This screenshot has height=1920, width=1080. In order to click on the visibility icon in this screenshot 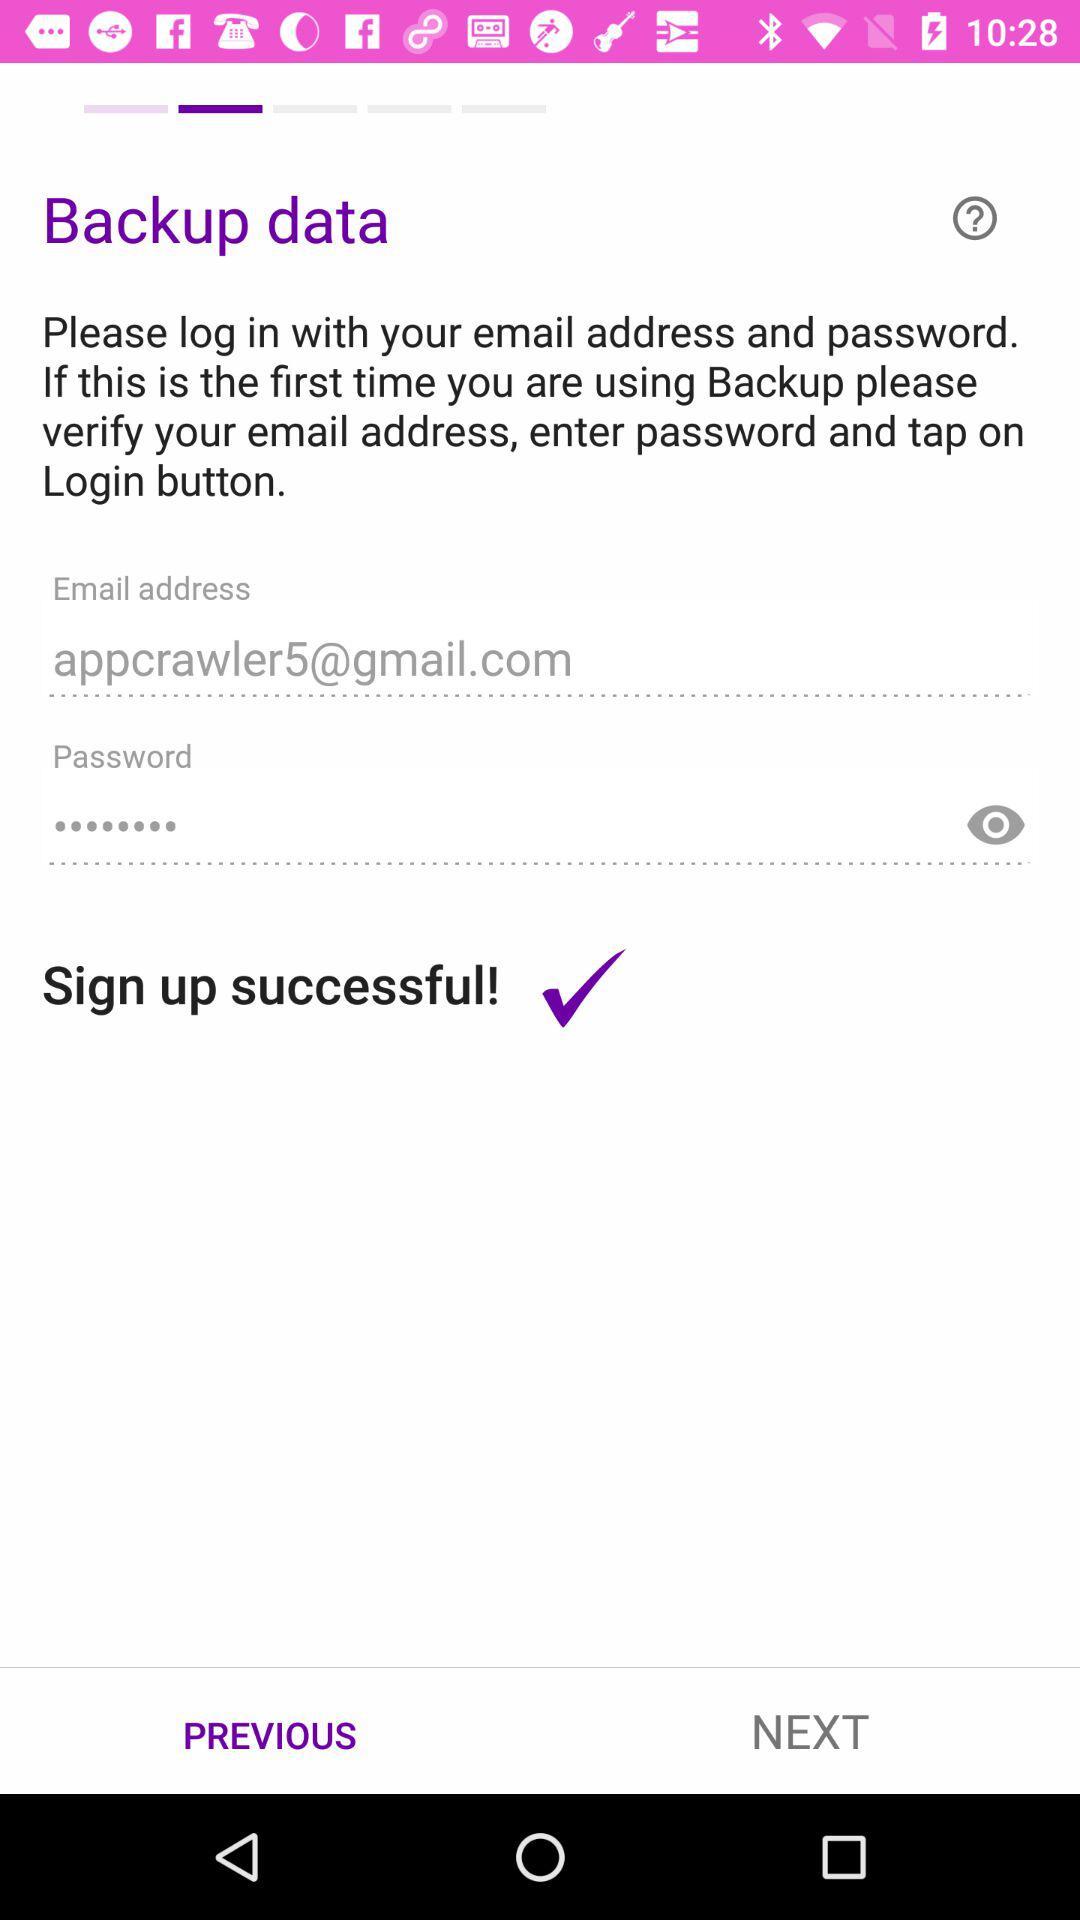, I will do `click(995, 815)`.